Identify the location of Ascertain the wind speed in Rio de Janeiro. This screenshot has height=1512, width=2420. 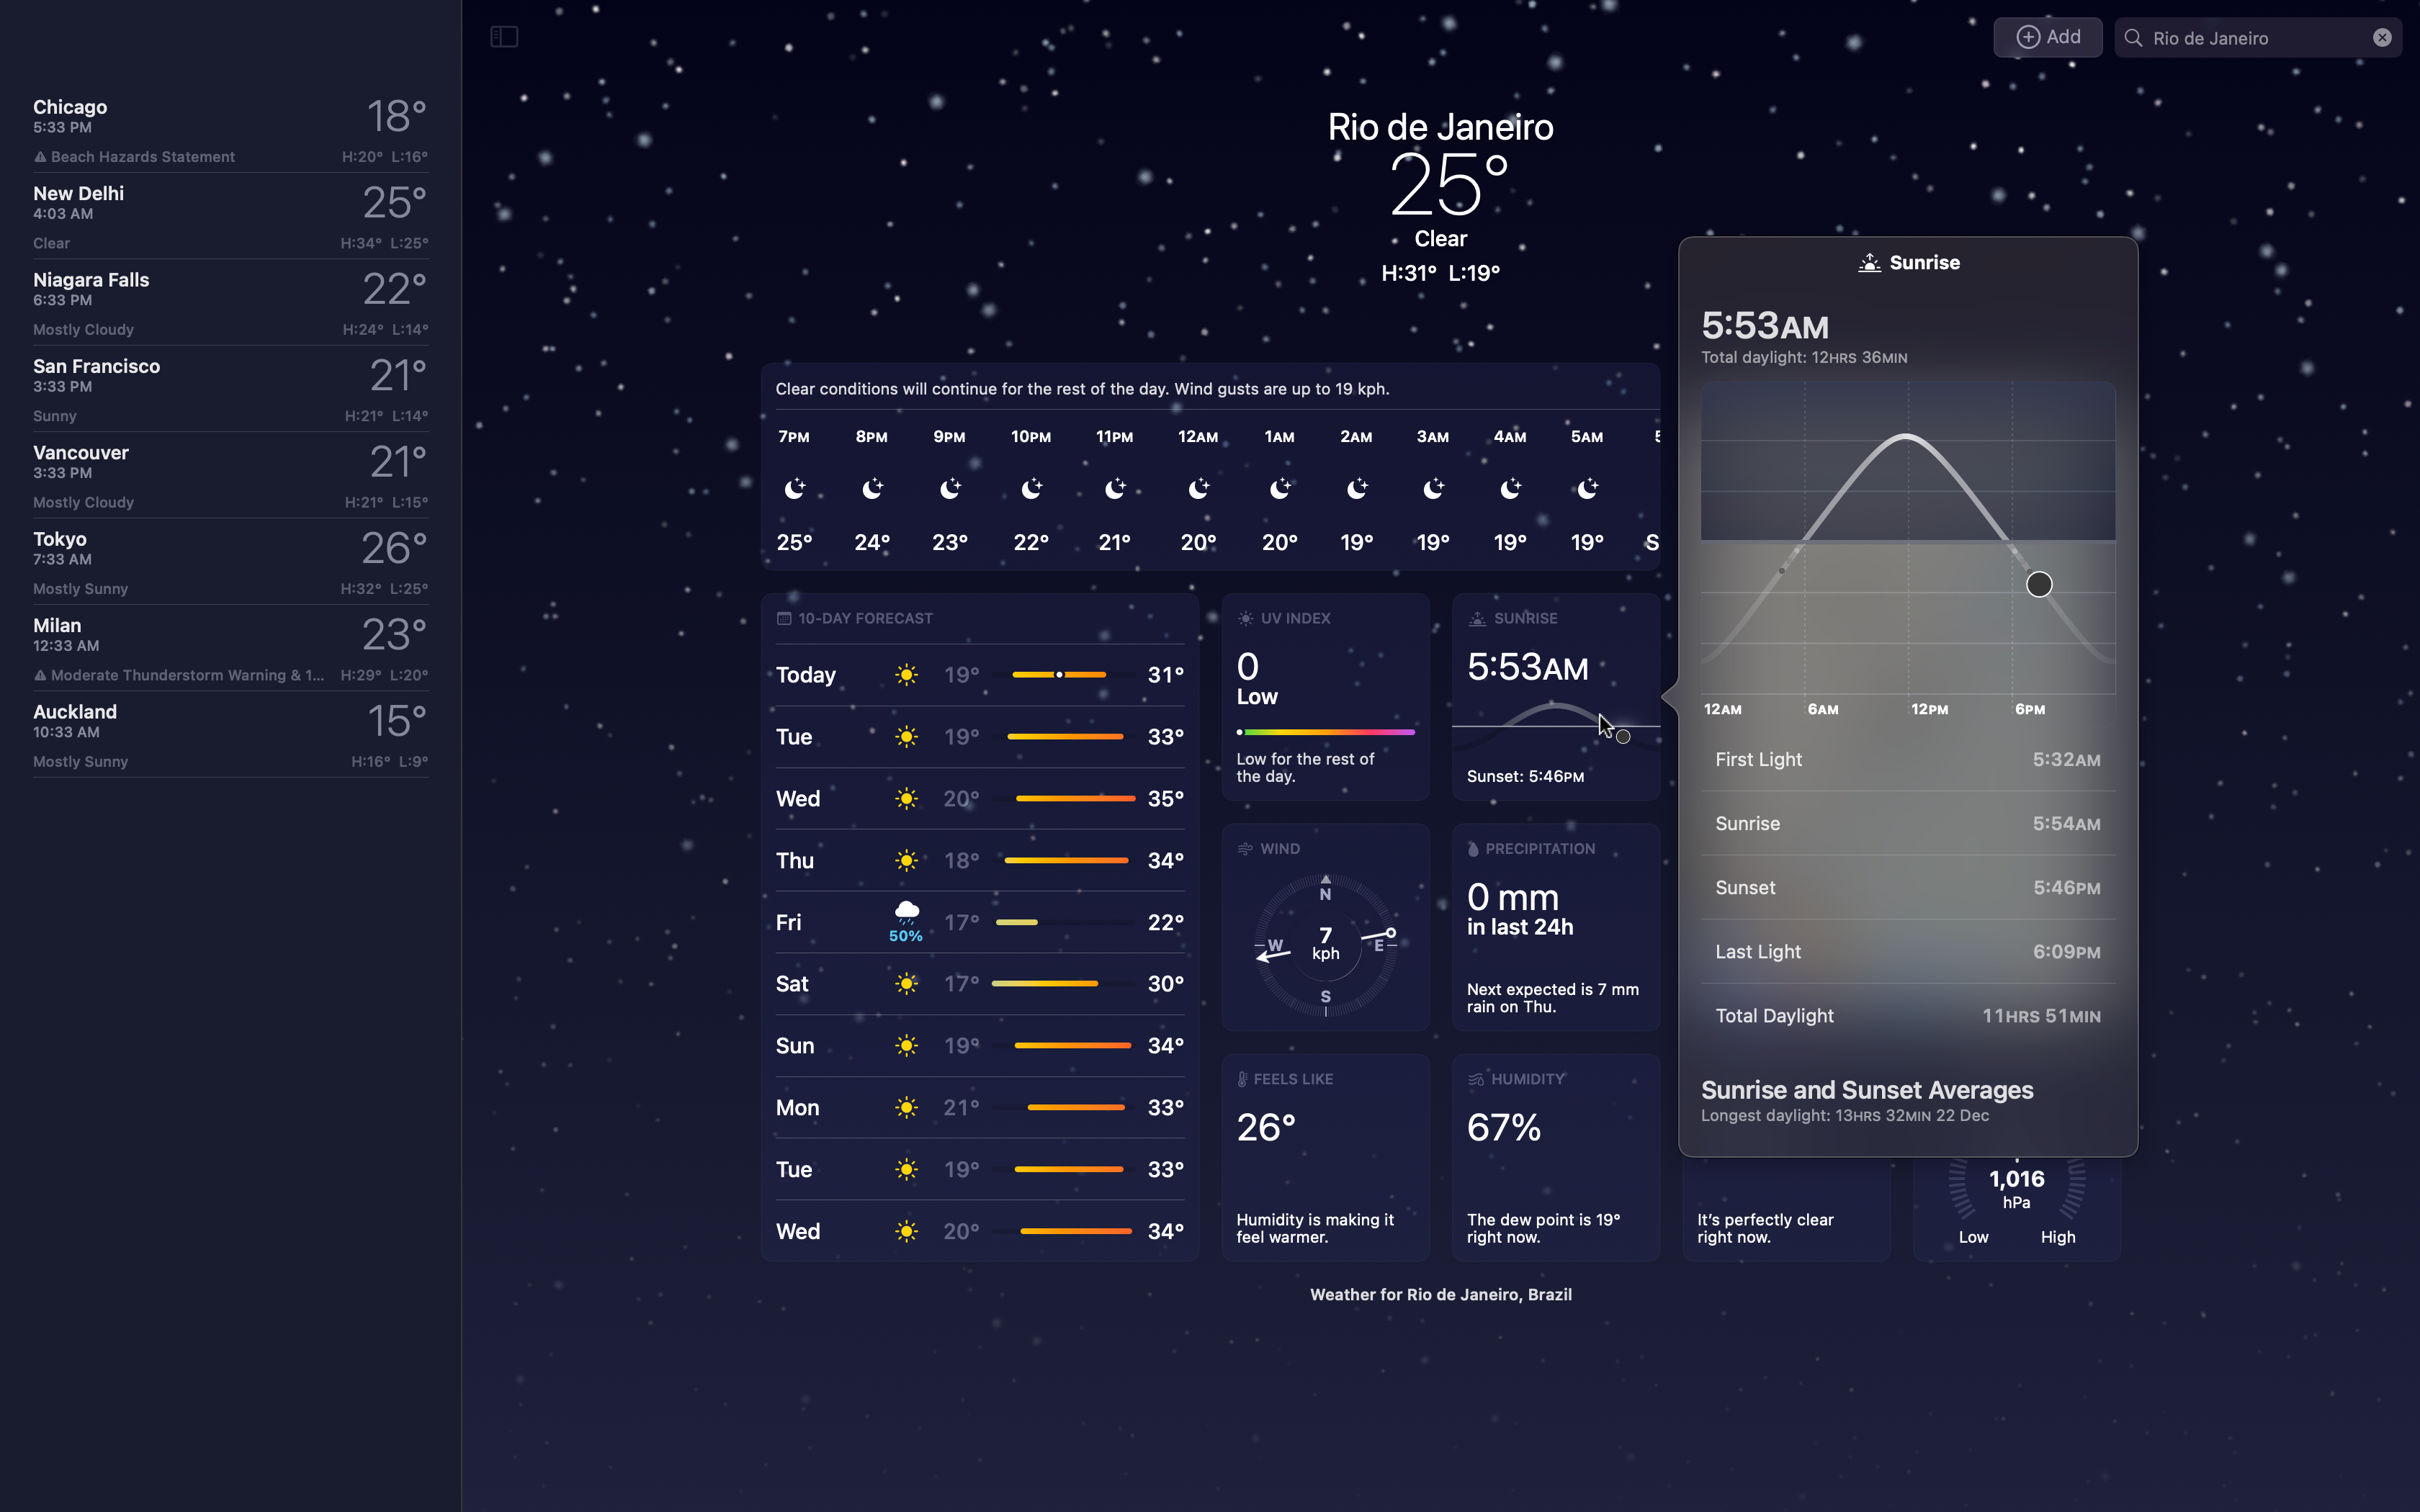
(1326, 926).